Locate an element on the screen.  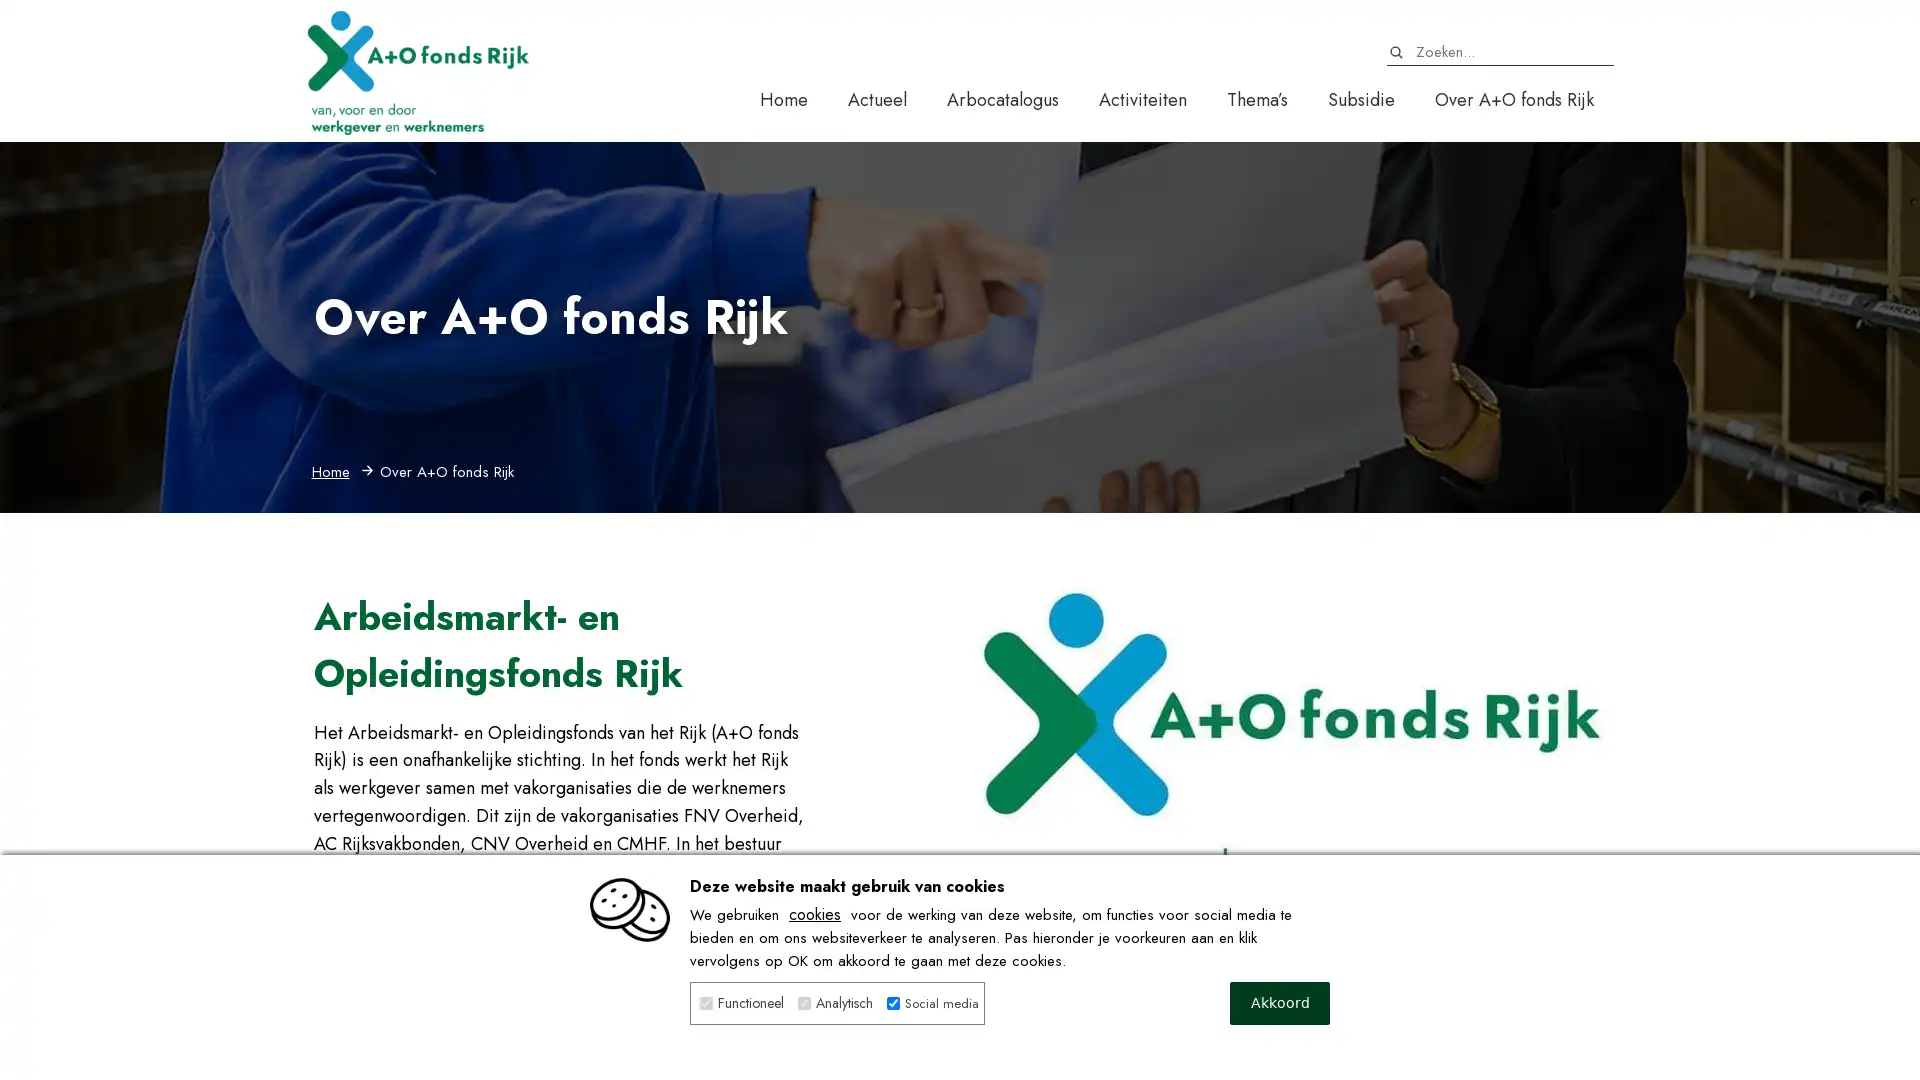
Akkoord is located at coordinates (1280, 1003).